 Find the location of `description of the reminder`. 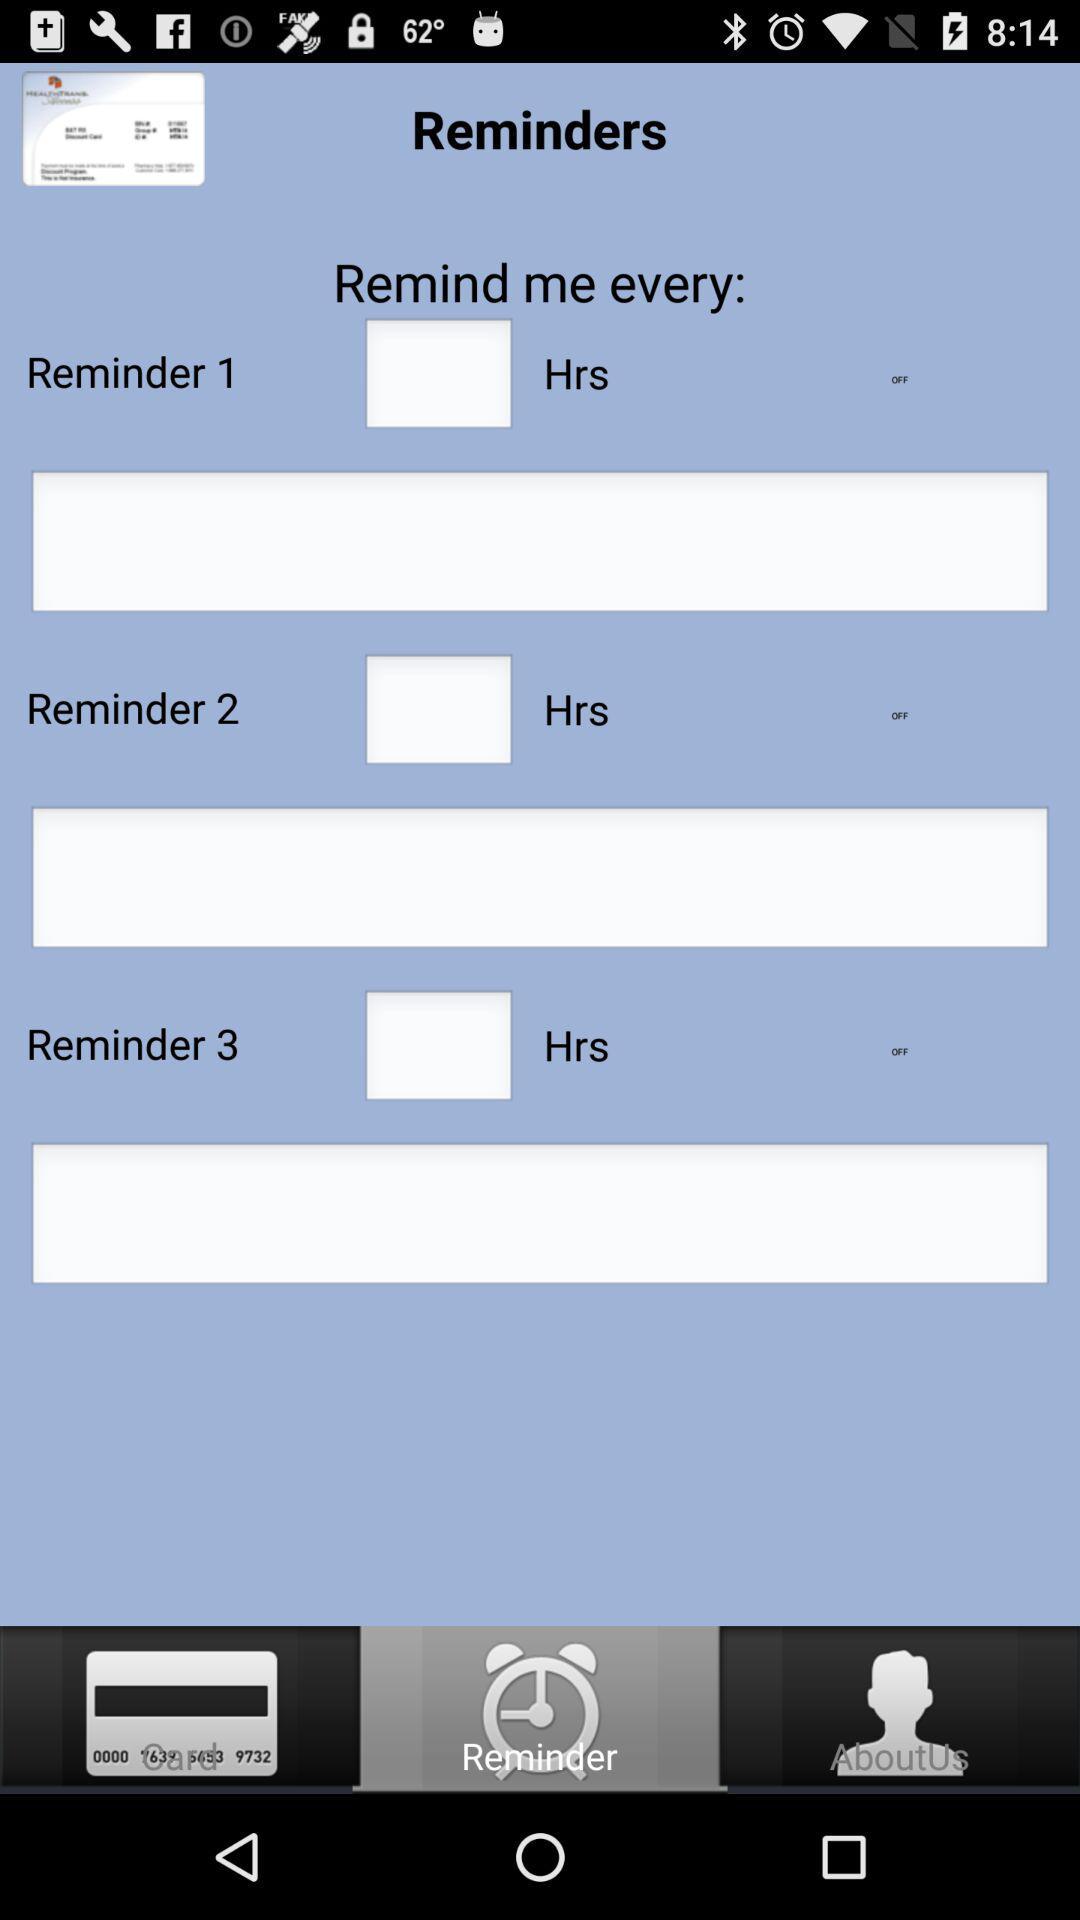

description of the reminder is located at coordinates (540, 547).